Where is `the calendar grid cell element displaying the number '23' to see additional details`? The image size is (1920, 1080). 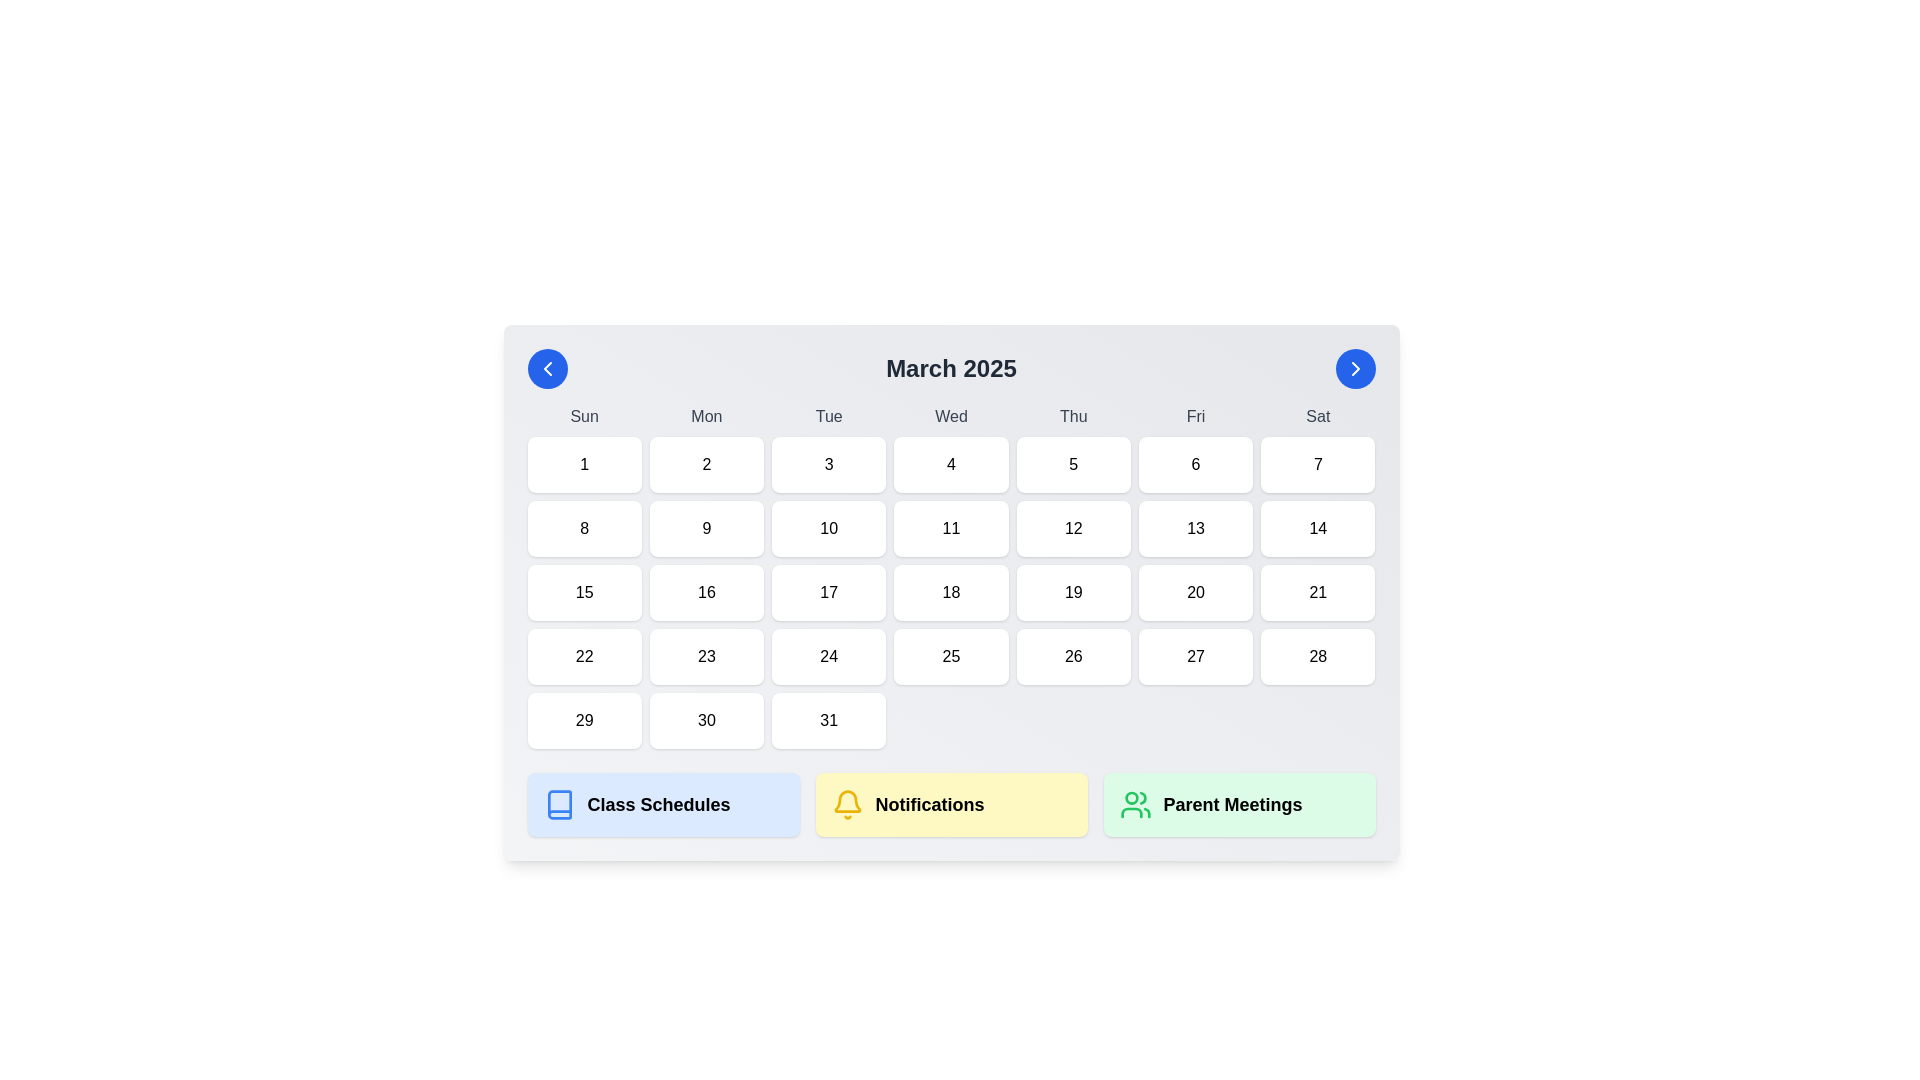
the calendar grid cell element displaying the number '23' to see additional details is located at coordinates (706, 656).